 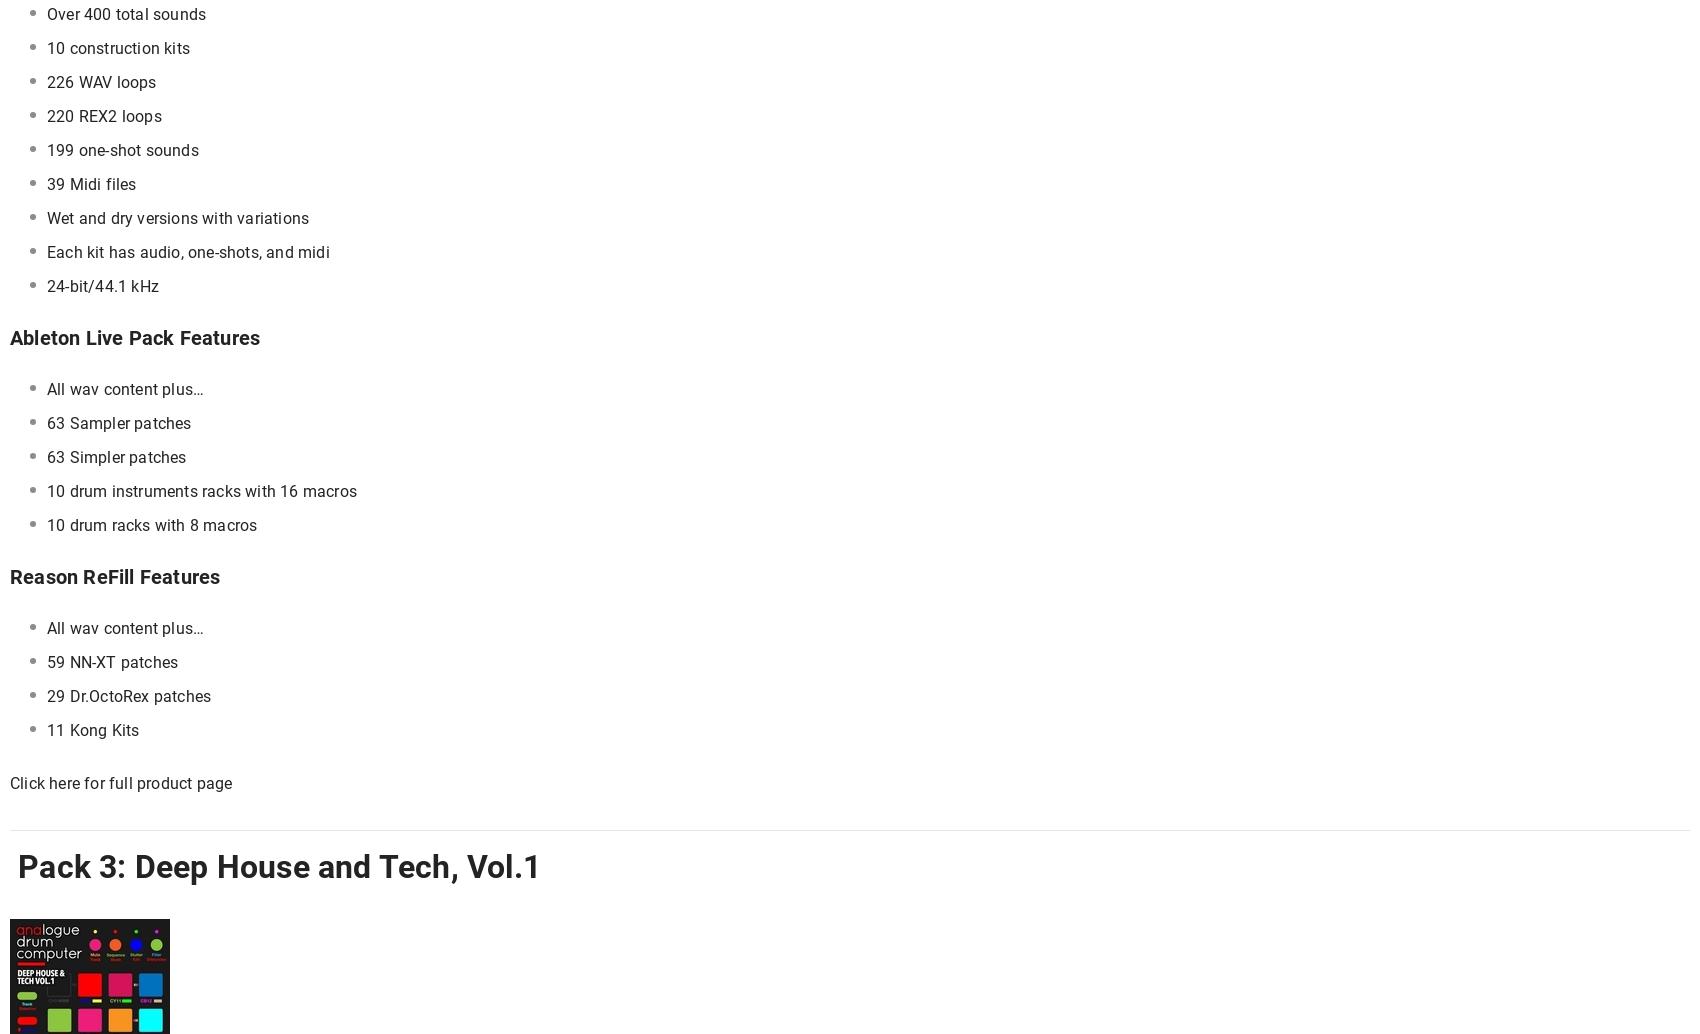 I want to click on '59 NN-XT patches', so click(x=111, y=662).